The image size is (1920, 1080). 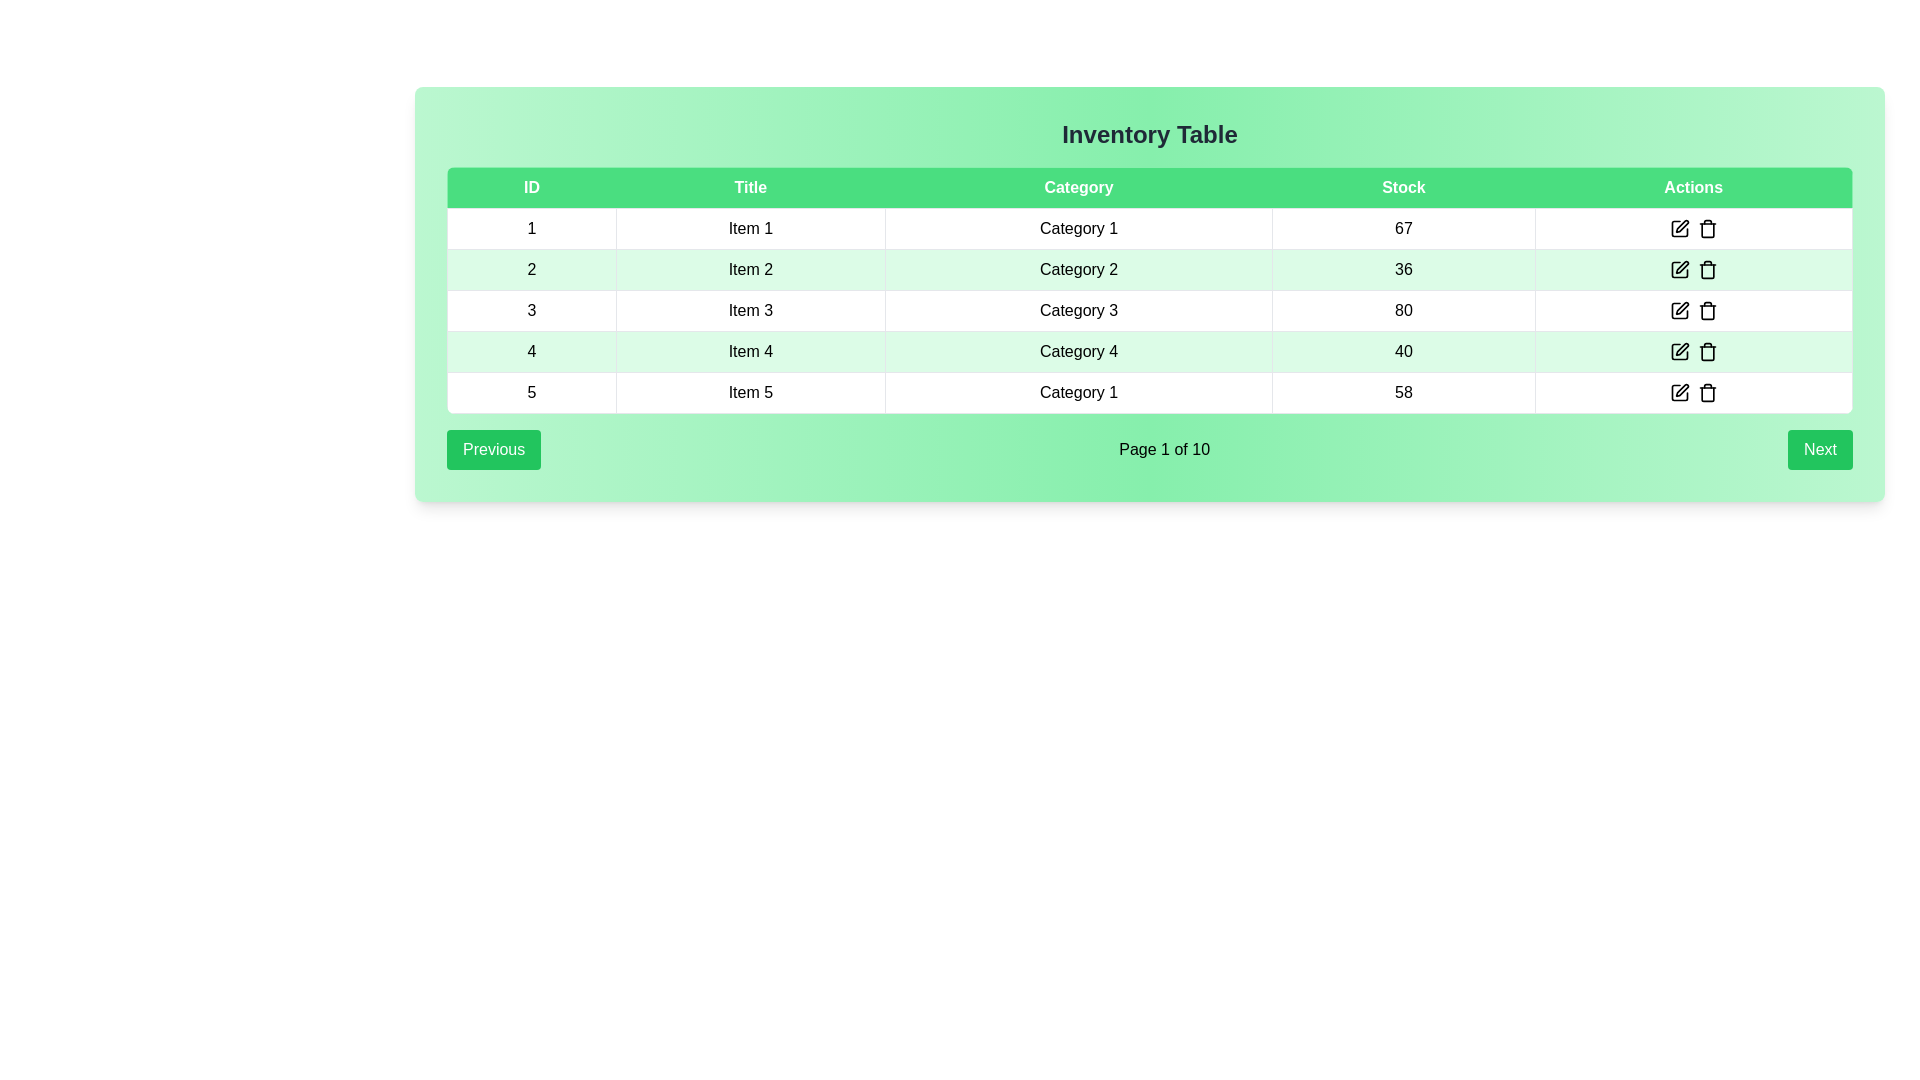 What do you see at coordinates (1693, 227) in the screenshot?
I see `the pencil icon in the 'Actions' column of the first data row` at bounding box center [1693, 227].